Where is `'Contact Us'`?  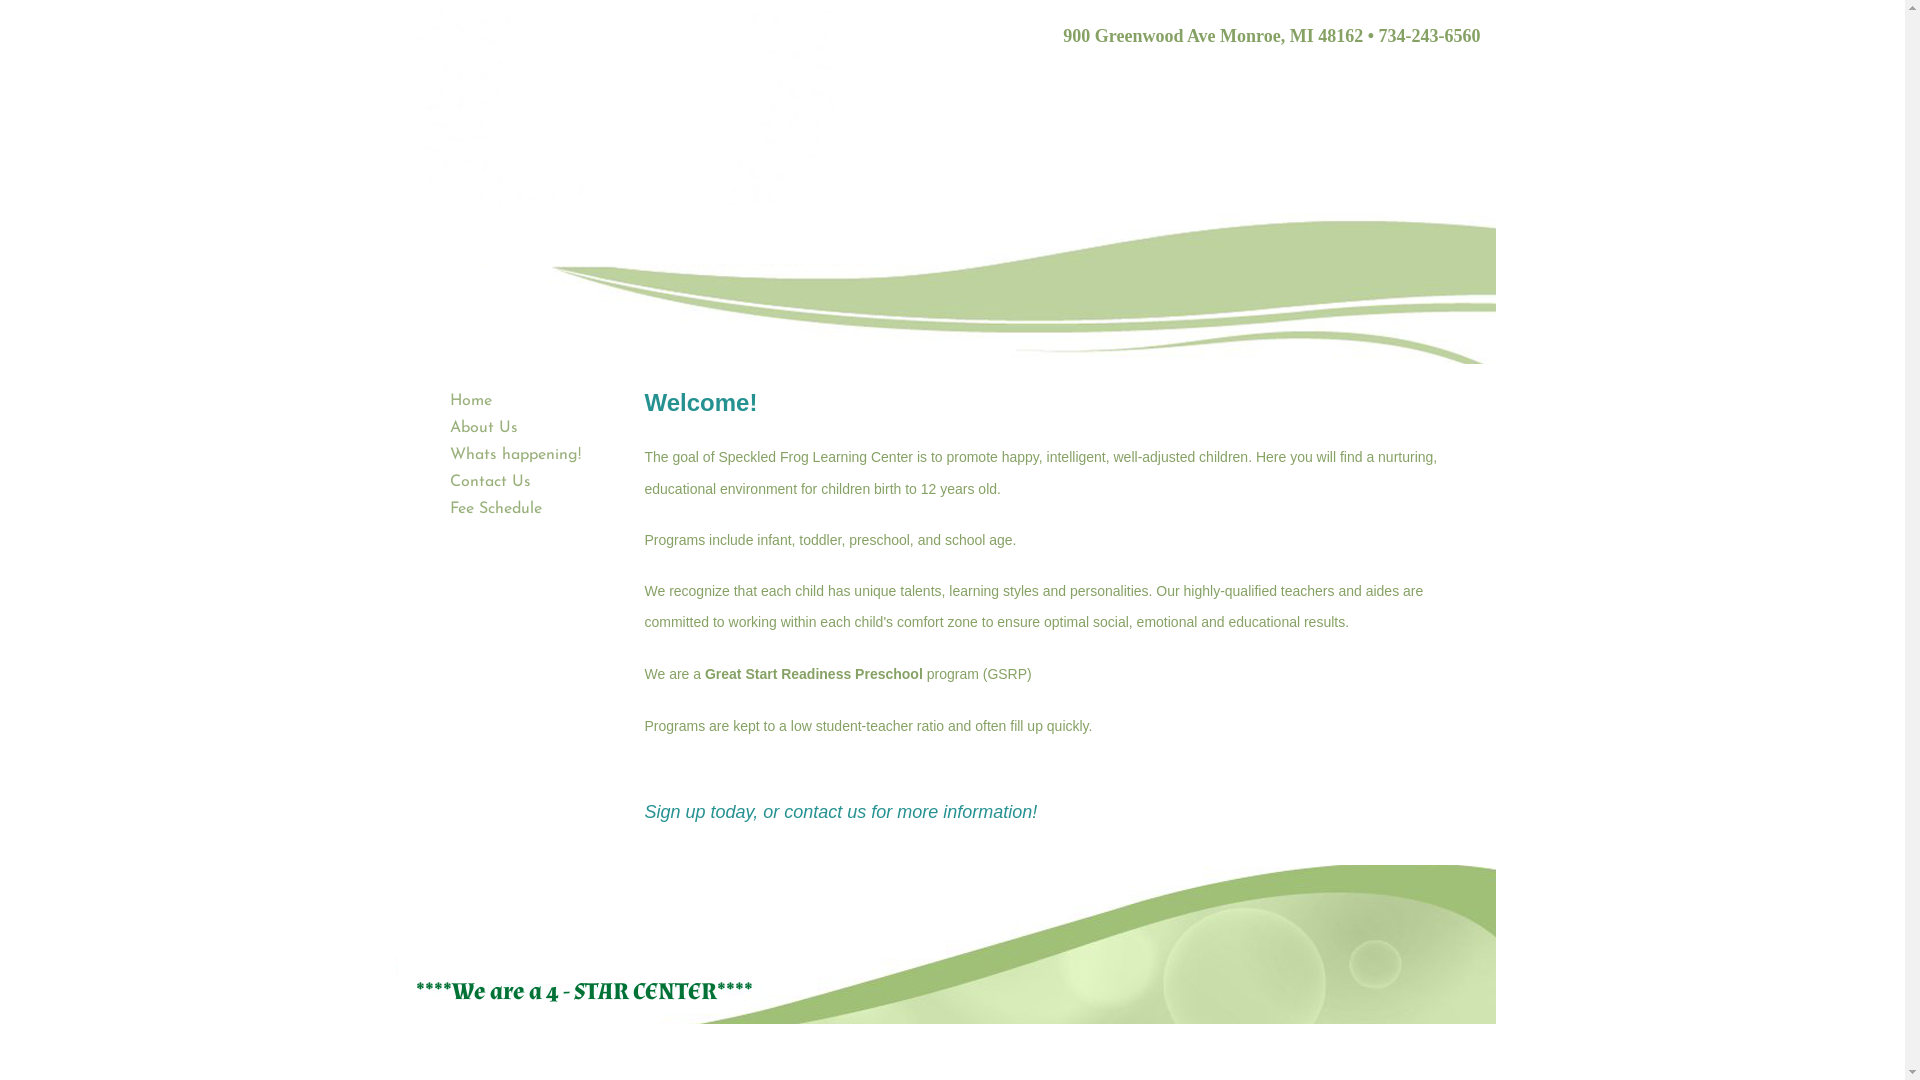
'Contact Us' is located at coordinates (490, 482).